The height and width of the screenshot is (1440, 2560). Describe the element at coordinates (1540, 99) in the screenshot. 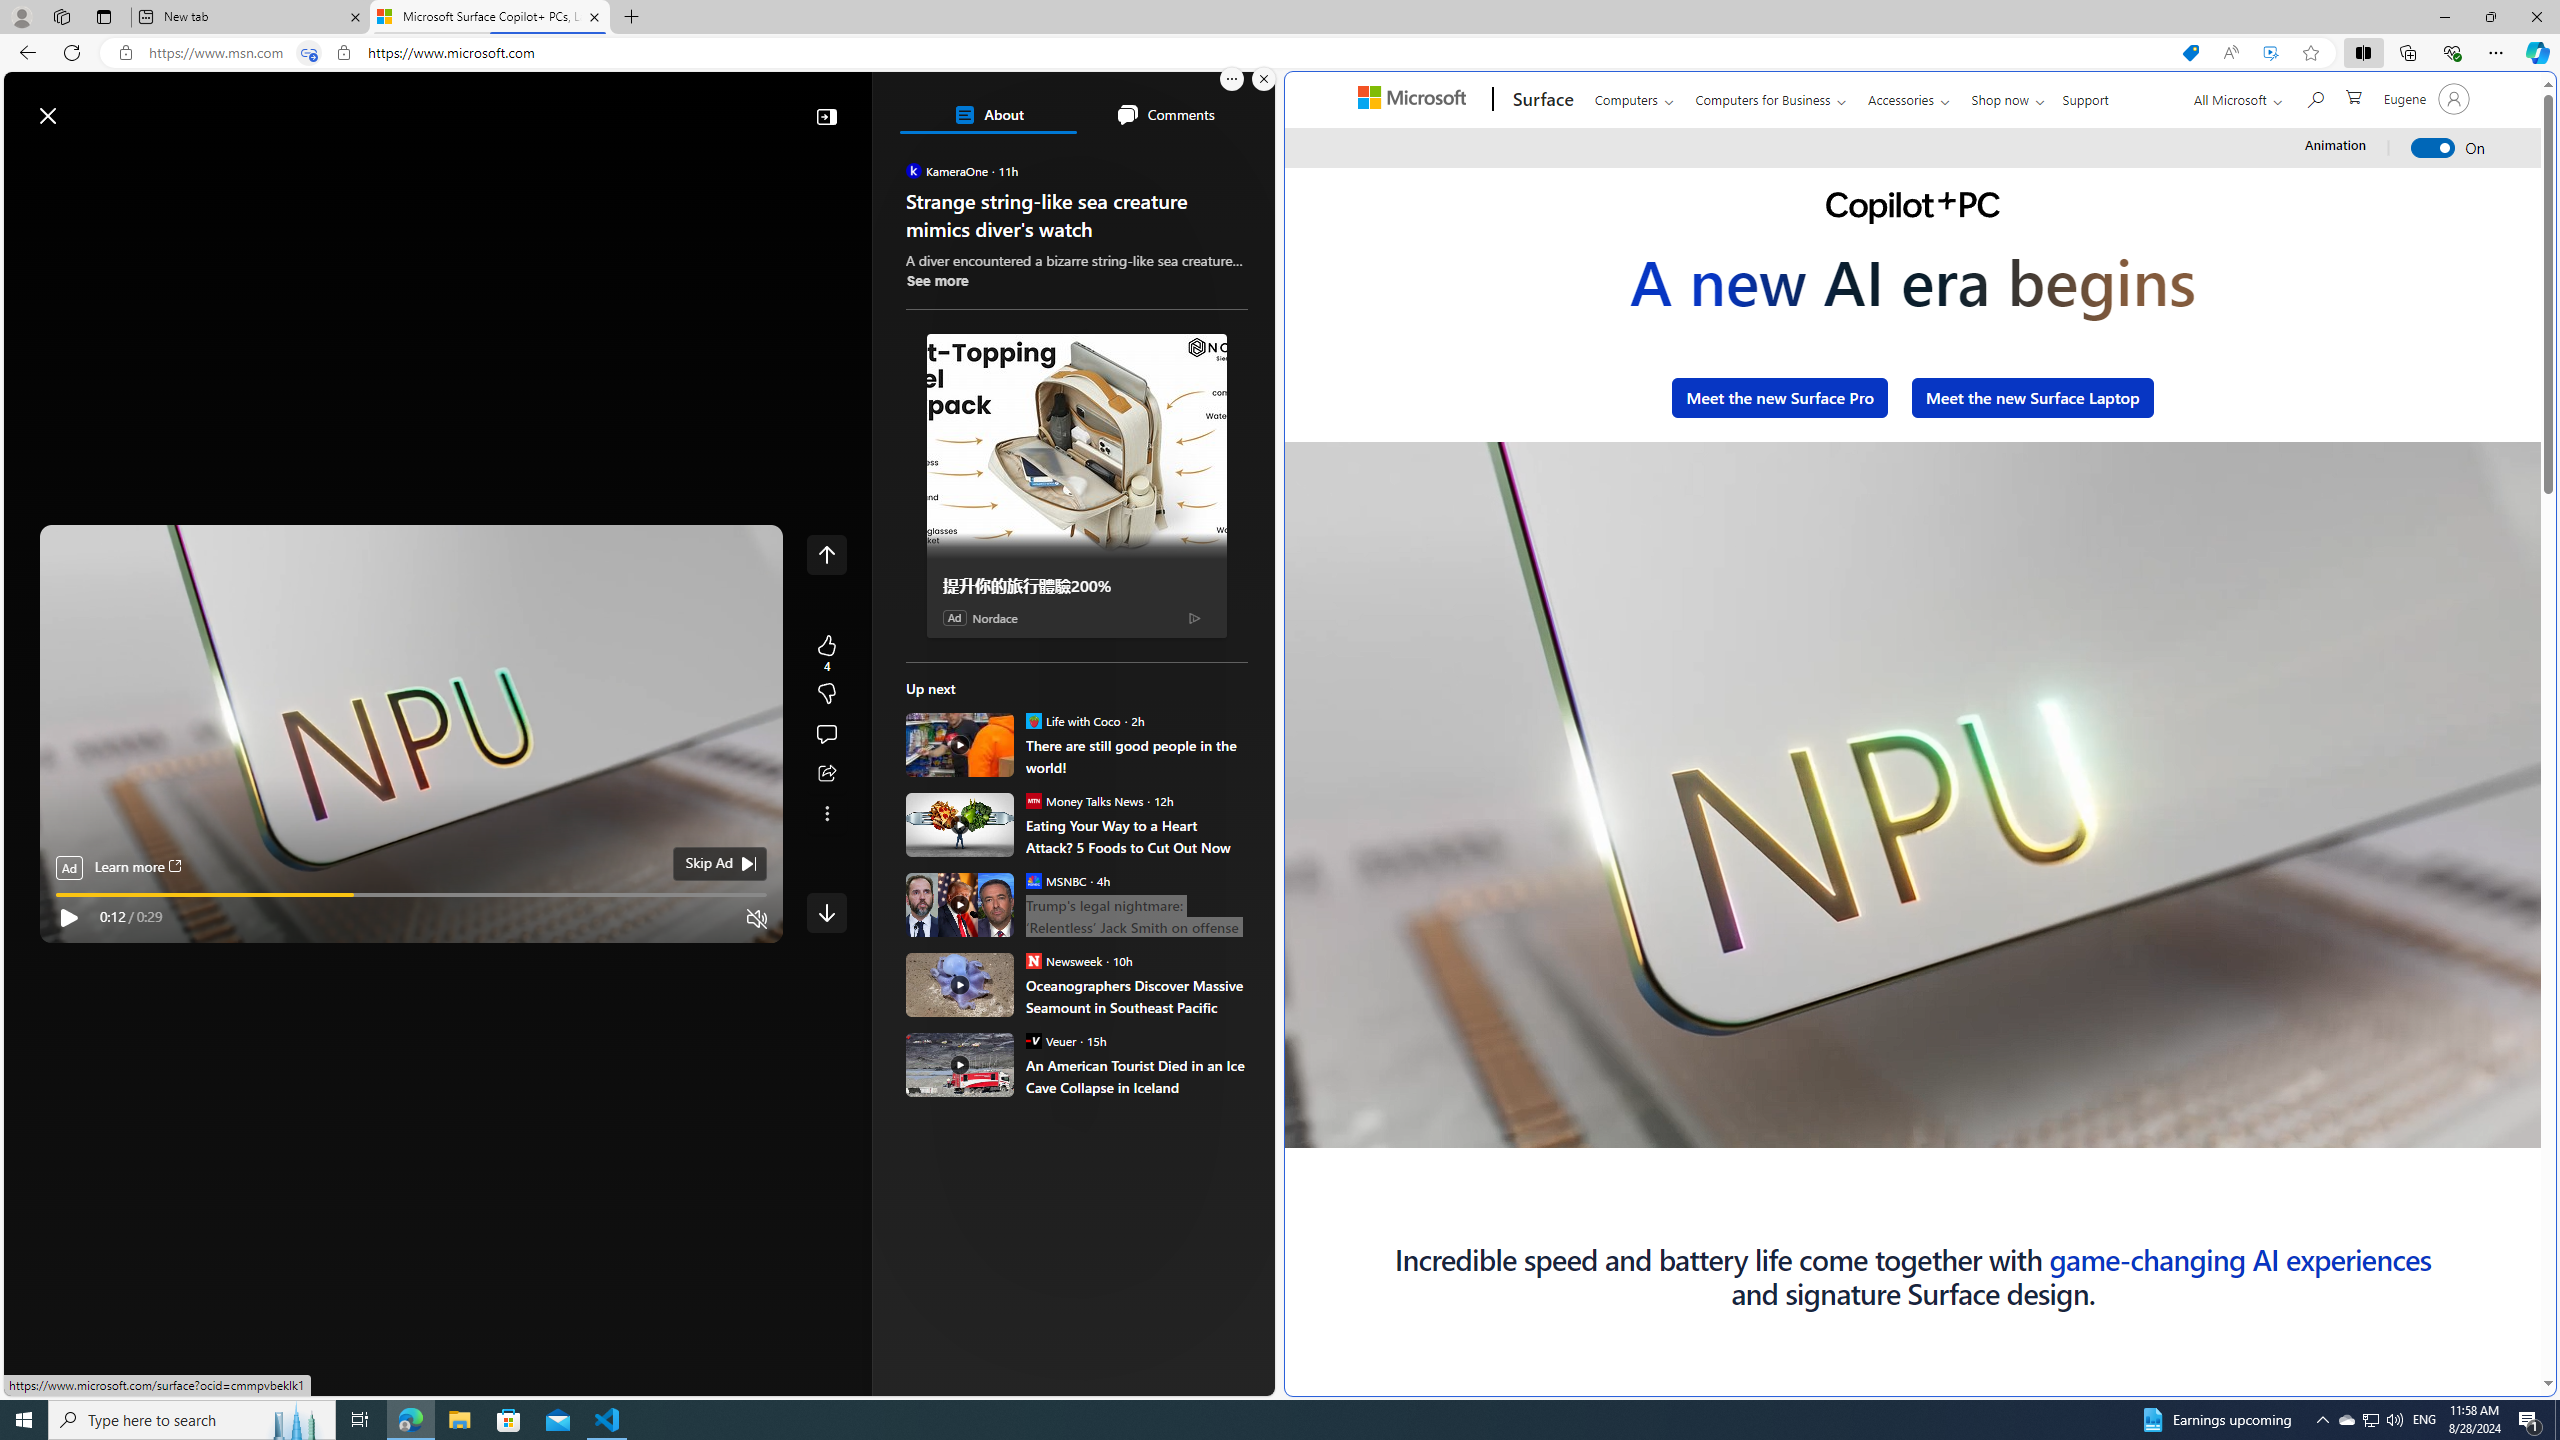

I see `'Surface'` at that location.